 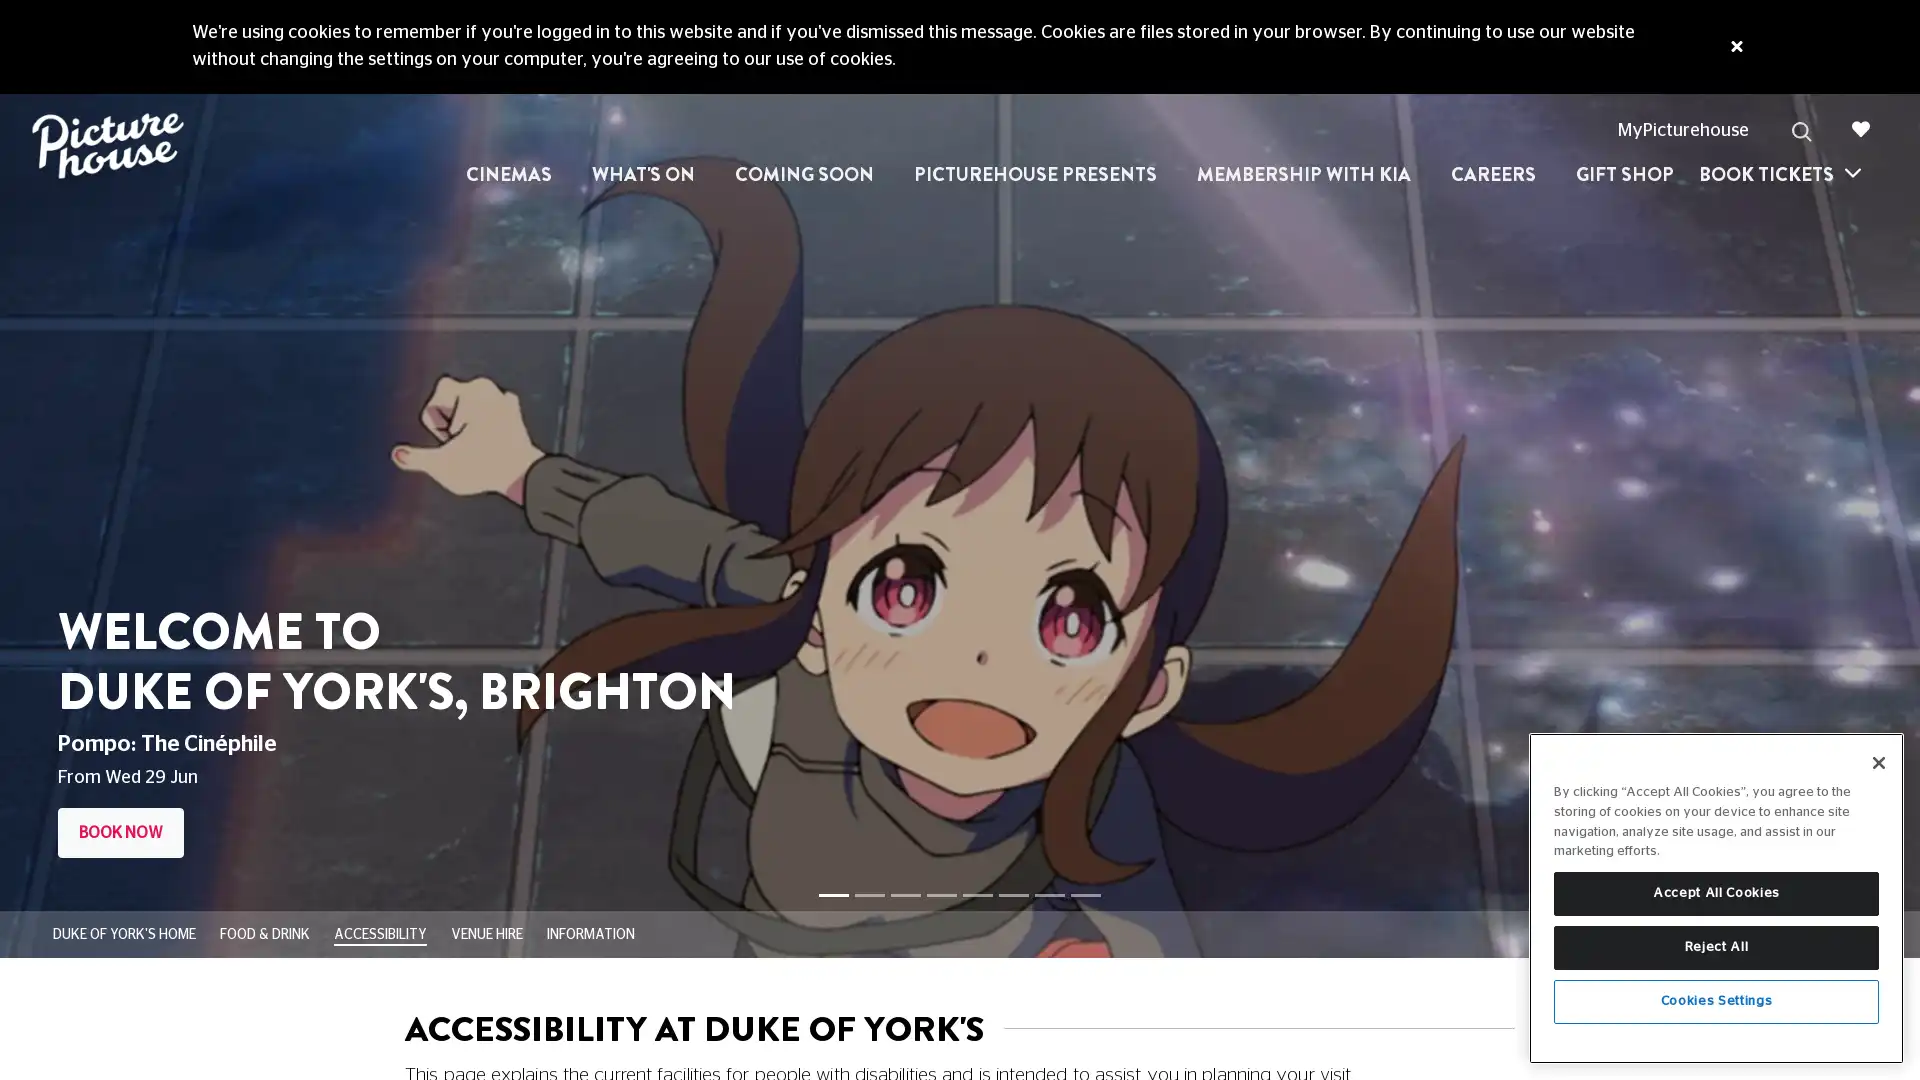 I want to click on Close, so click(x=1877, y=763).